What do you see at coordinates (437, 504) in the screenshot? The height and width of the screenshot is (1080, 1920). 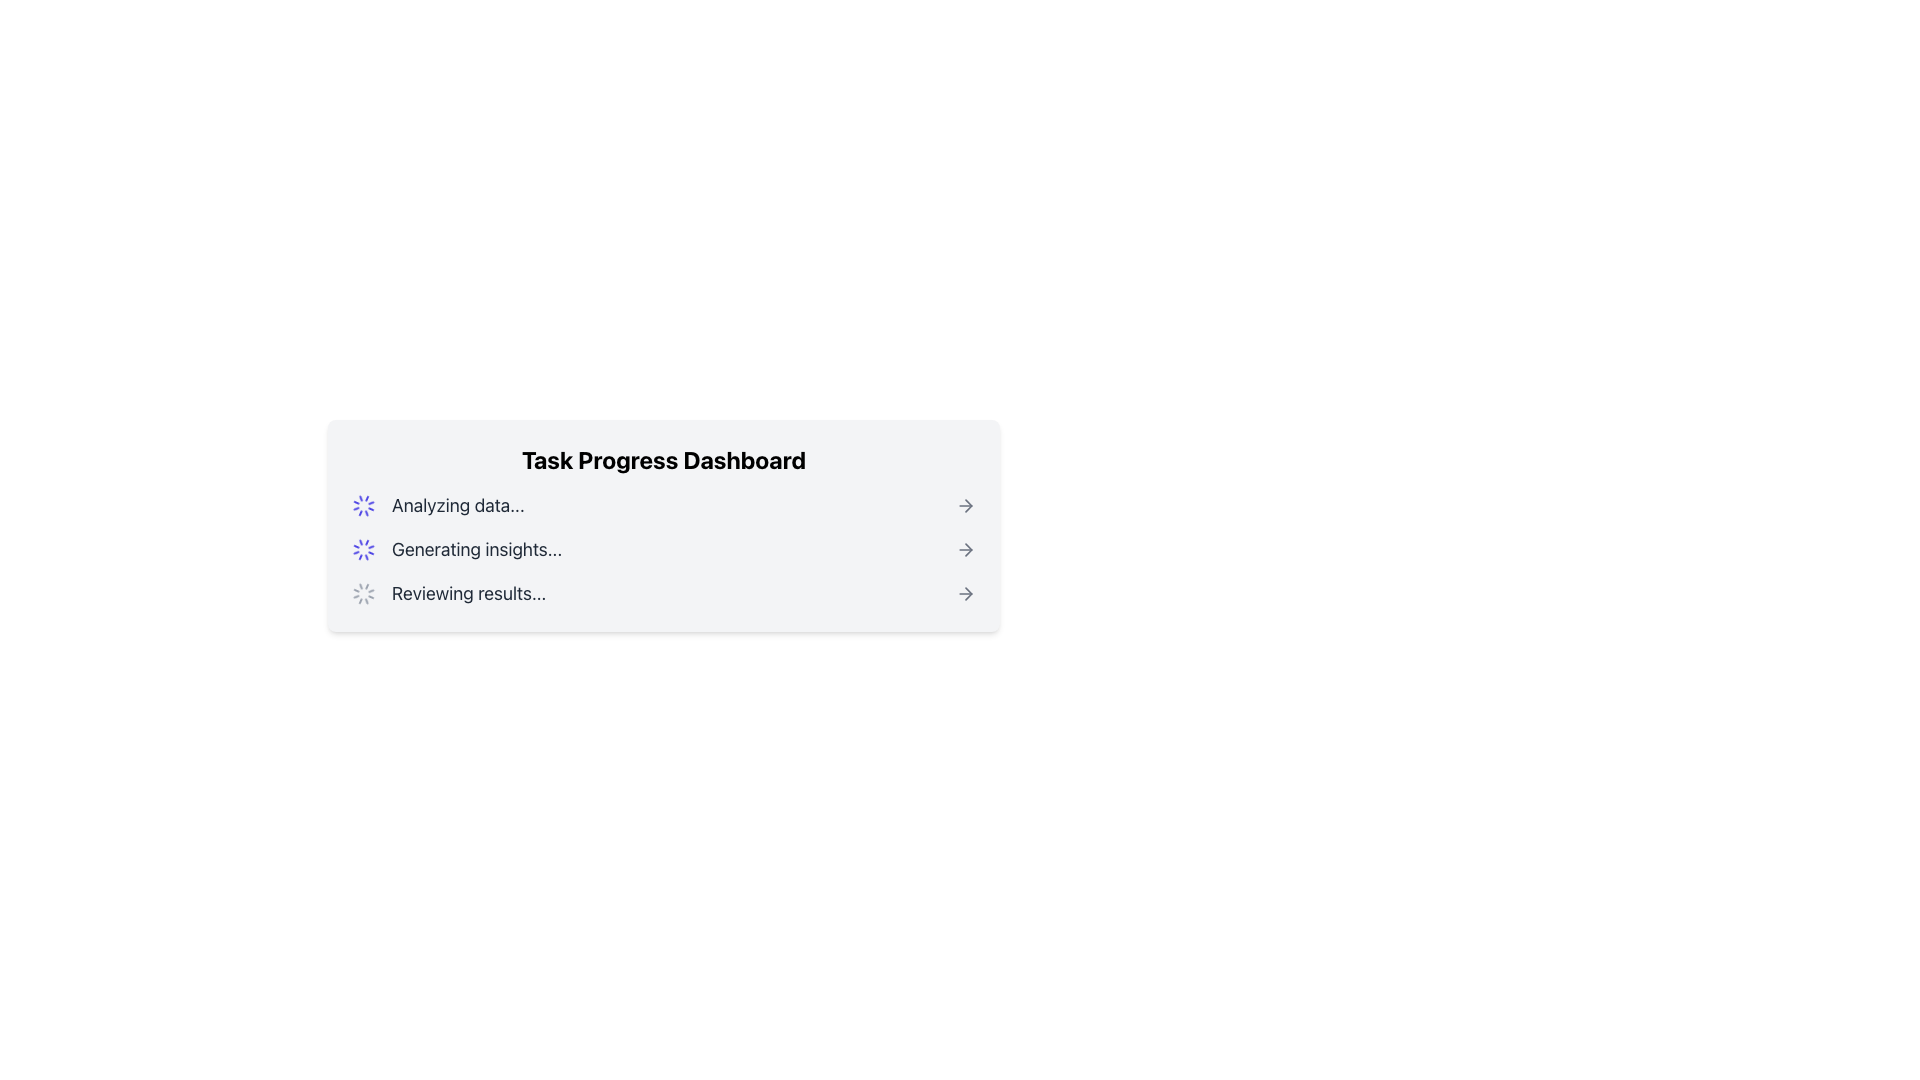 I see `the text label 'Analyzing data...' in the Progress indicator within the Task Progress Dashboard` at bounding box center [437, 504].